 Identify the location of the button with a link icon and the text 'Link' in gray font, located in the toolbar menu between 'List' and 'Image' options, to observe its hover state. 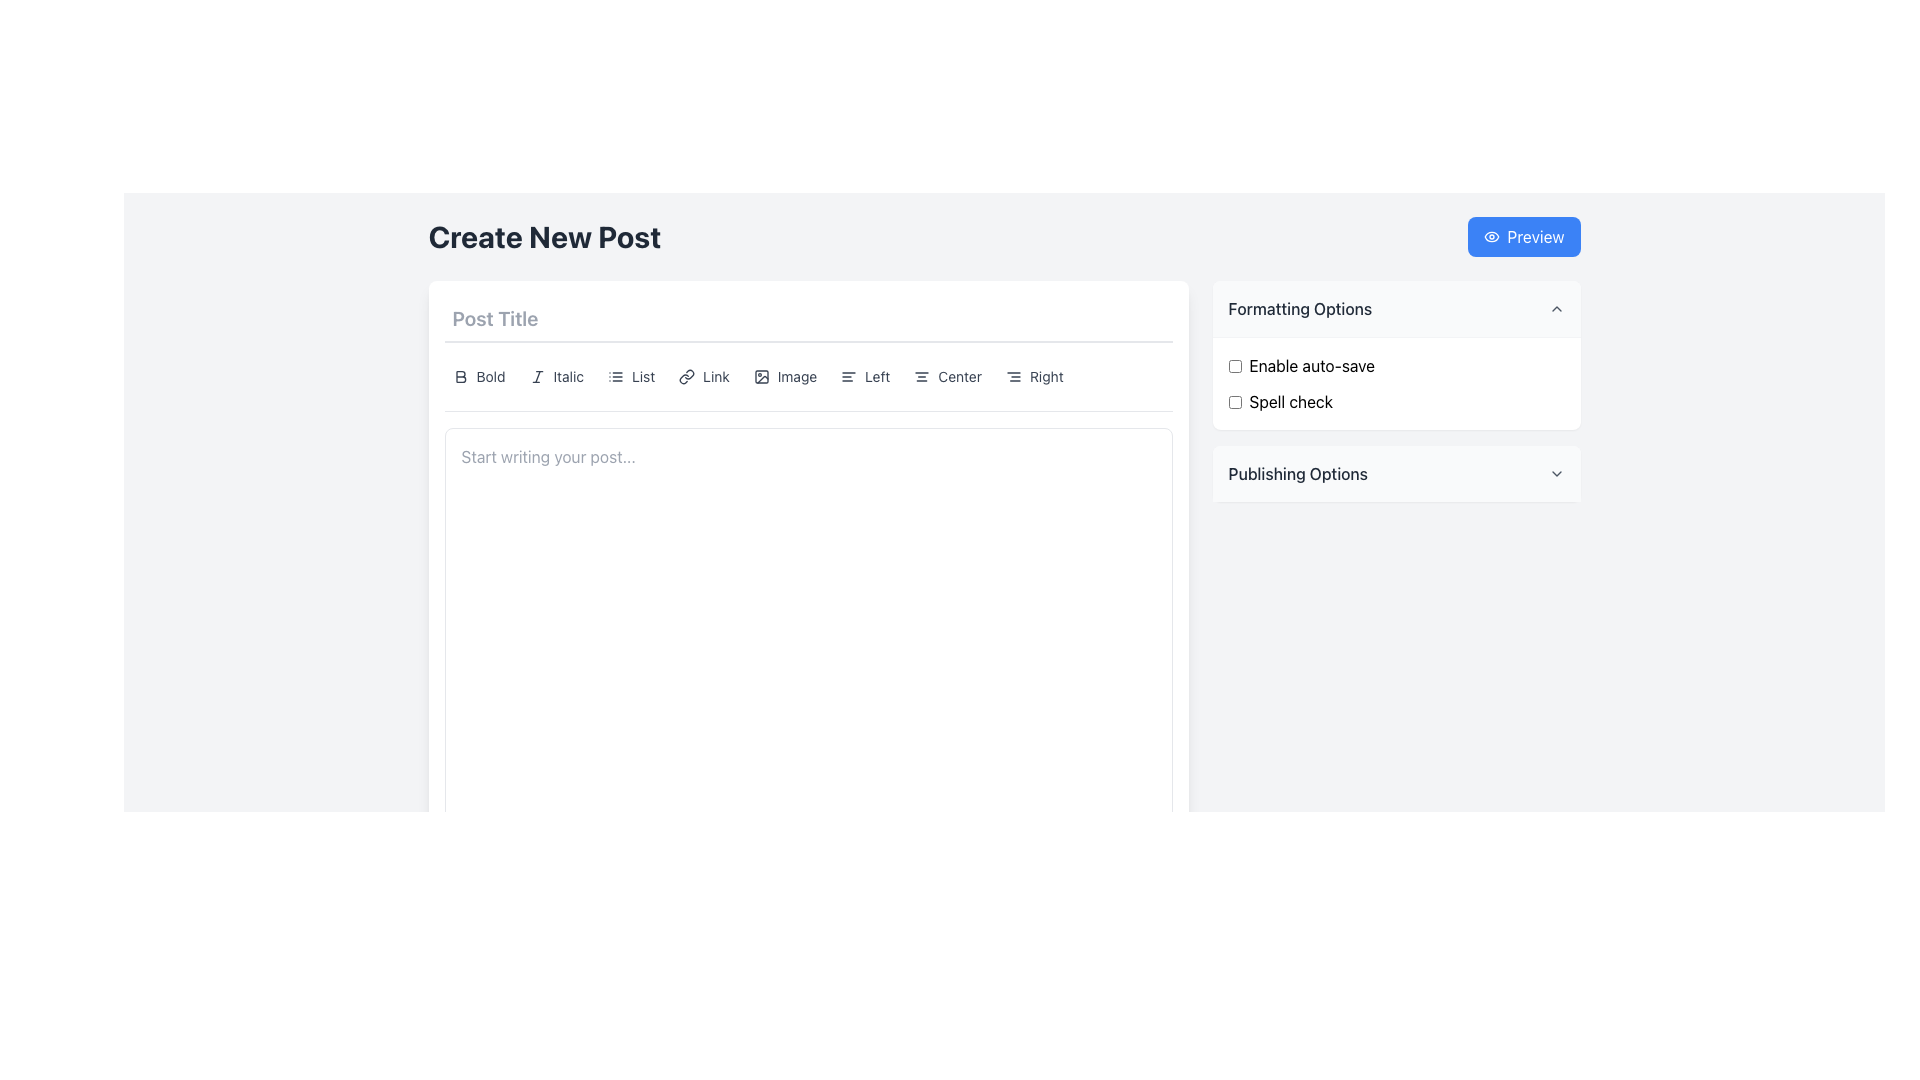
(704, 377).